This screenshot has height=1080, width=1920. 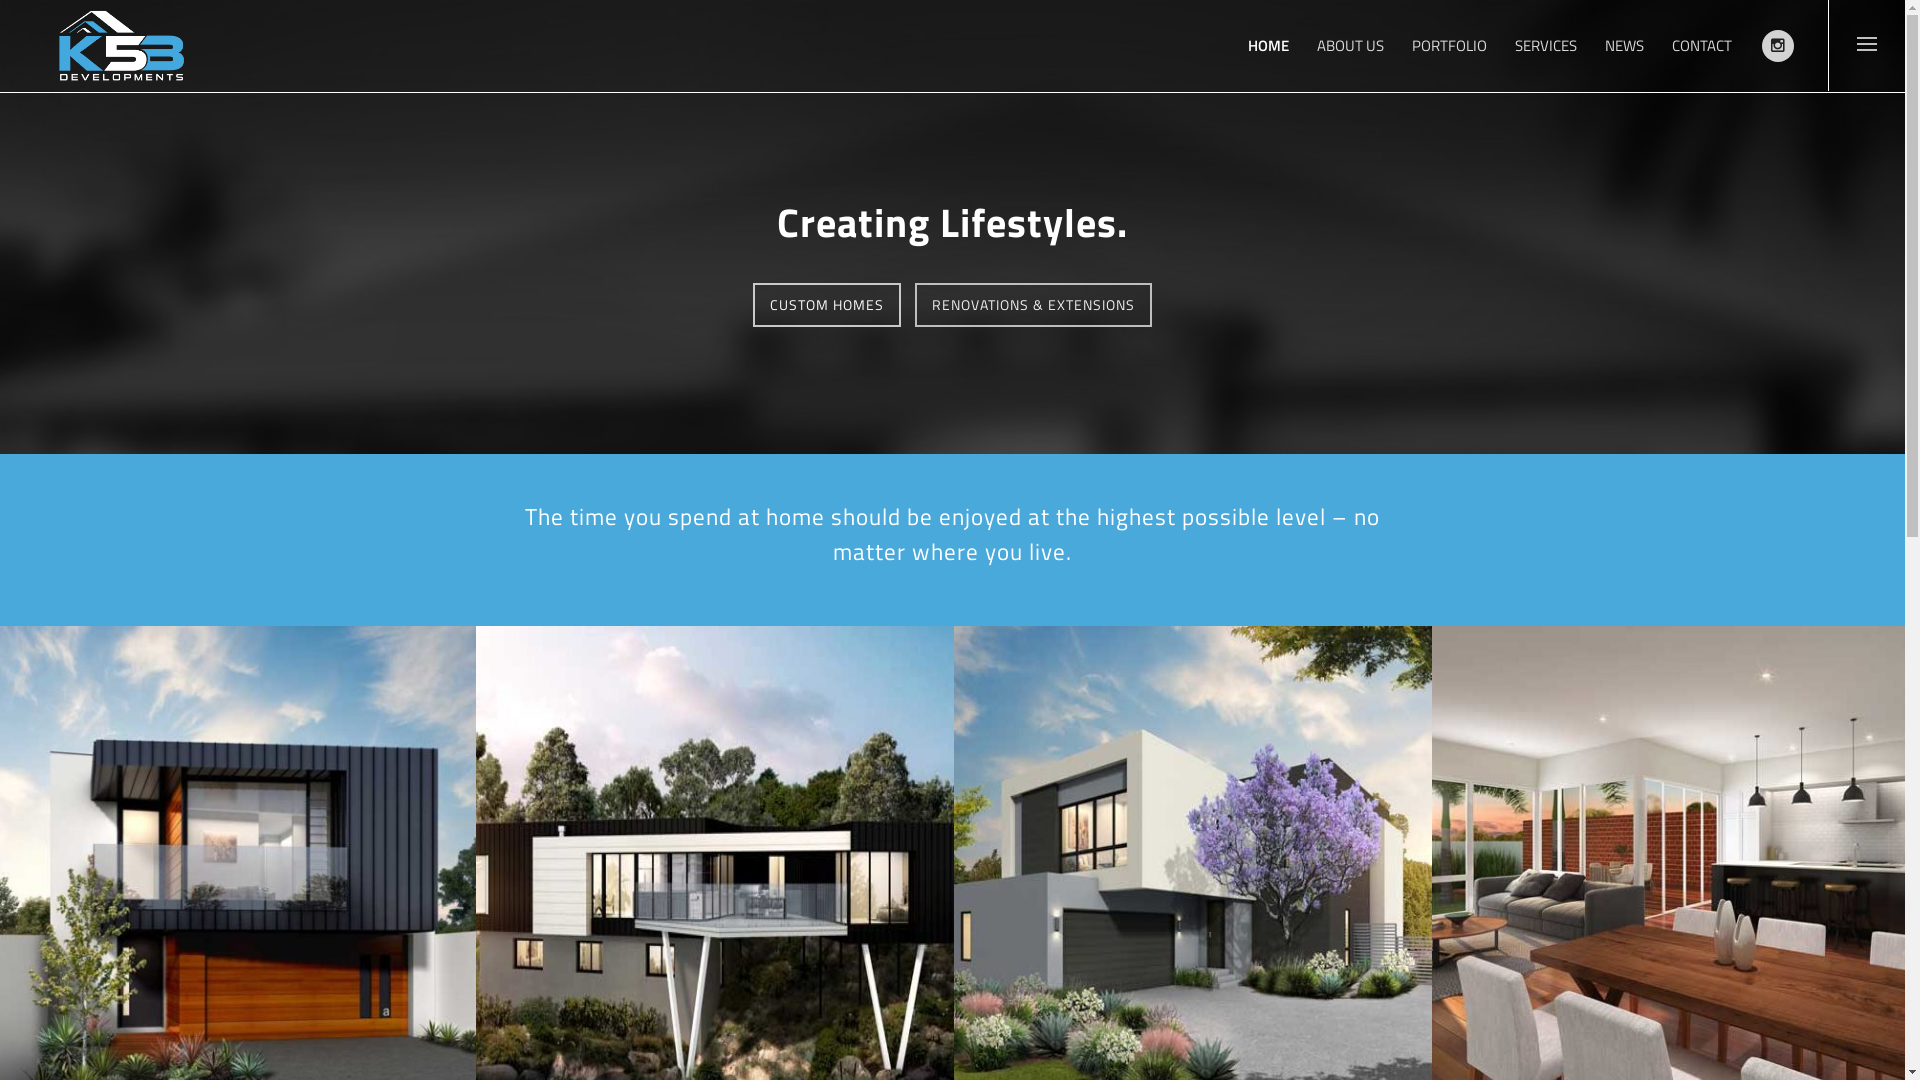 I want to click on 'CUSTOM HOMES', so click(x=826, y=304).